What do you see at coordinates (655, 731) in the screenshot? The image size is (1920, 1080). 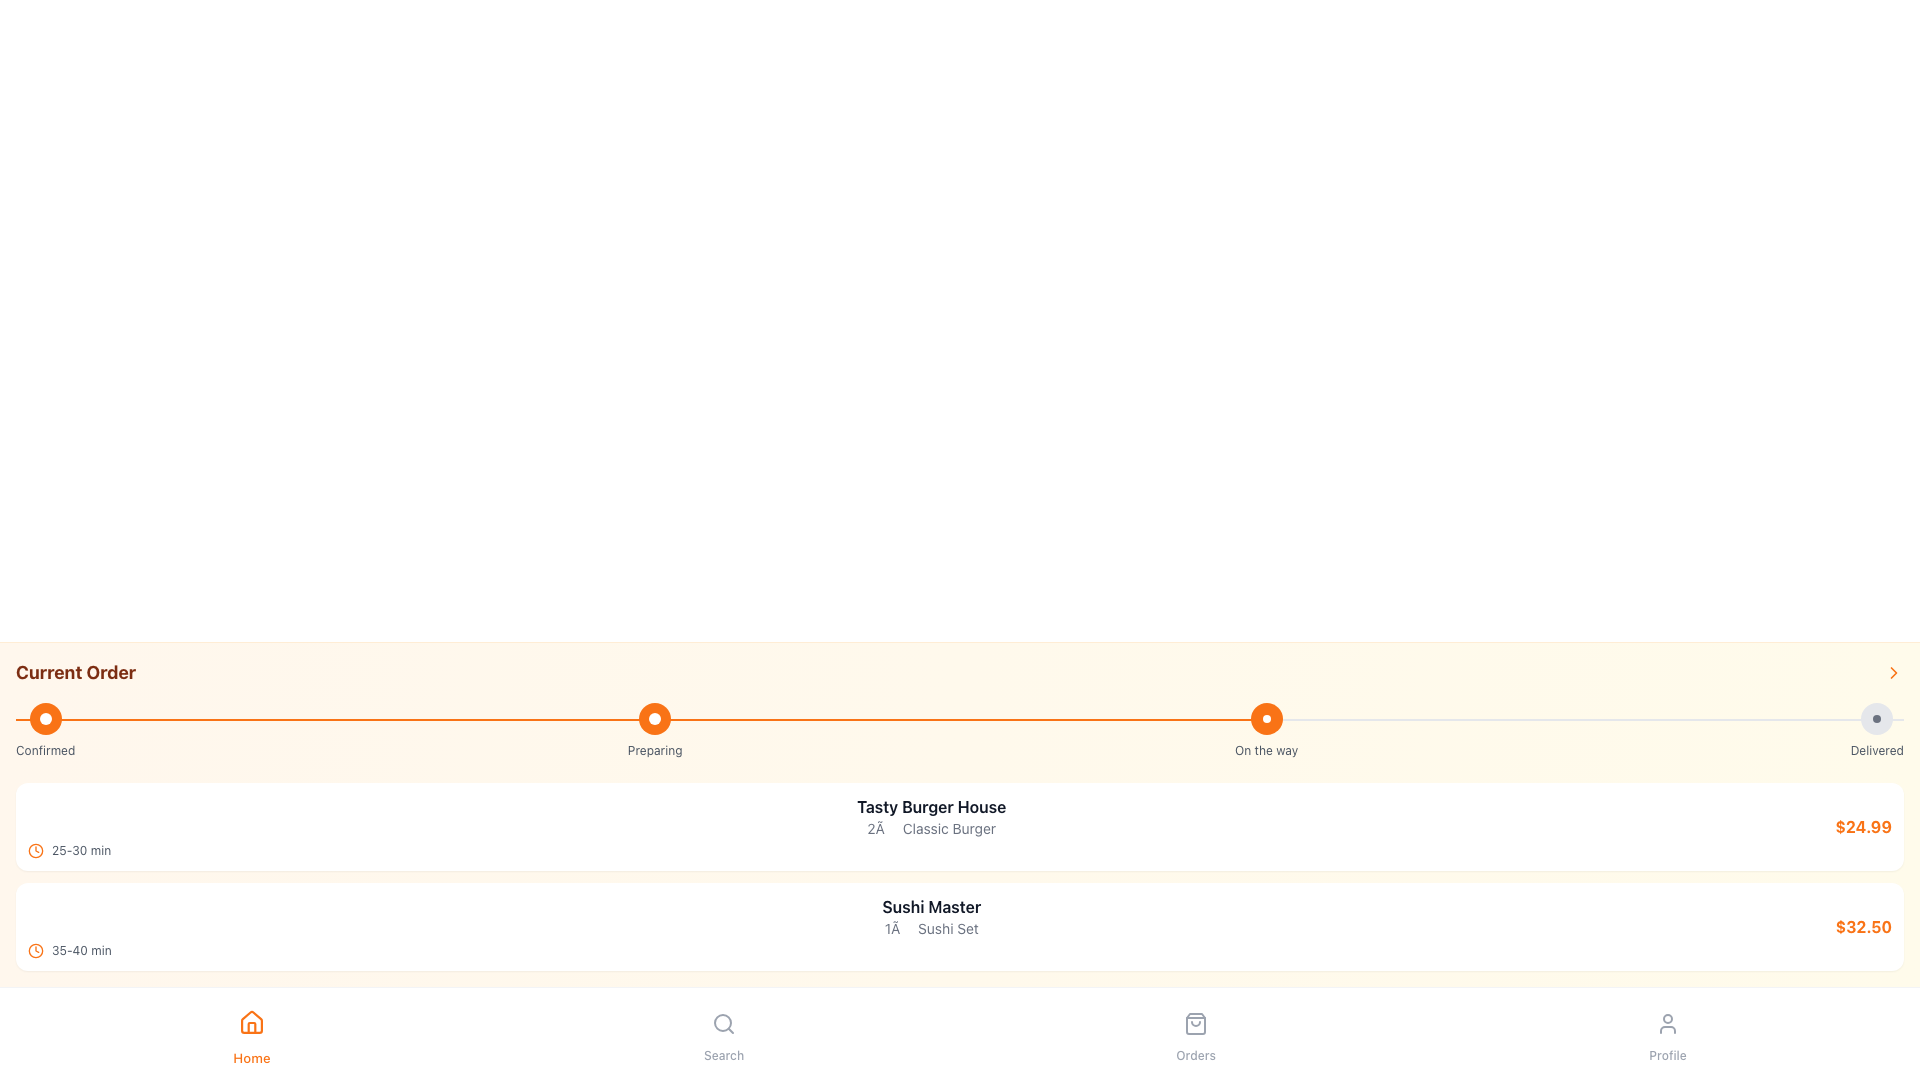 I see `the 'Preparing' status indicator in the delivery process, which informs users that their order is currently in the preparation stage` at bounding box center [655, 731].